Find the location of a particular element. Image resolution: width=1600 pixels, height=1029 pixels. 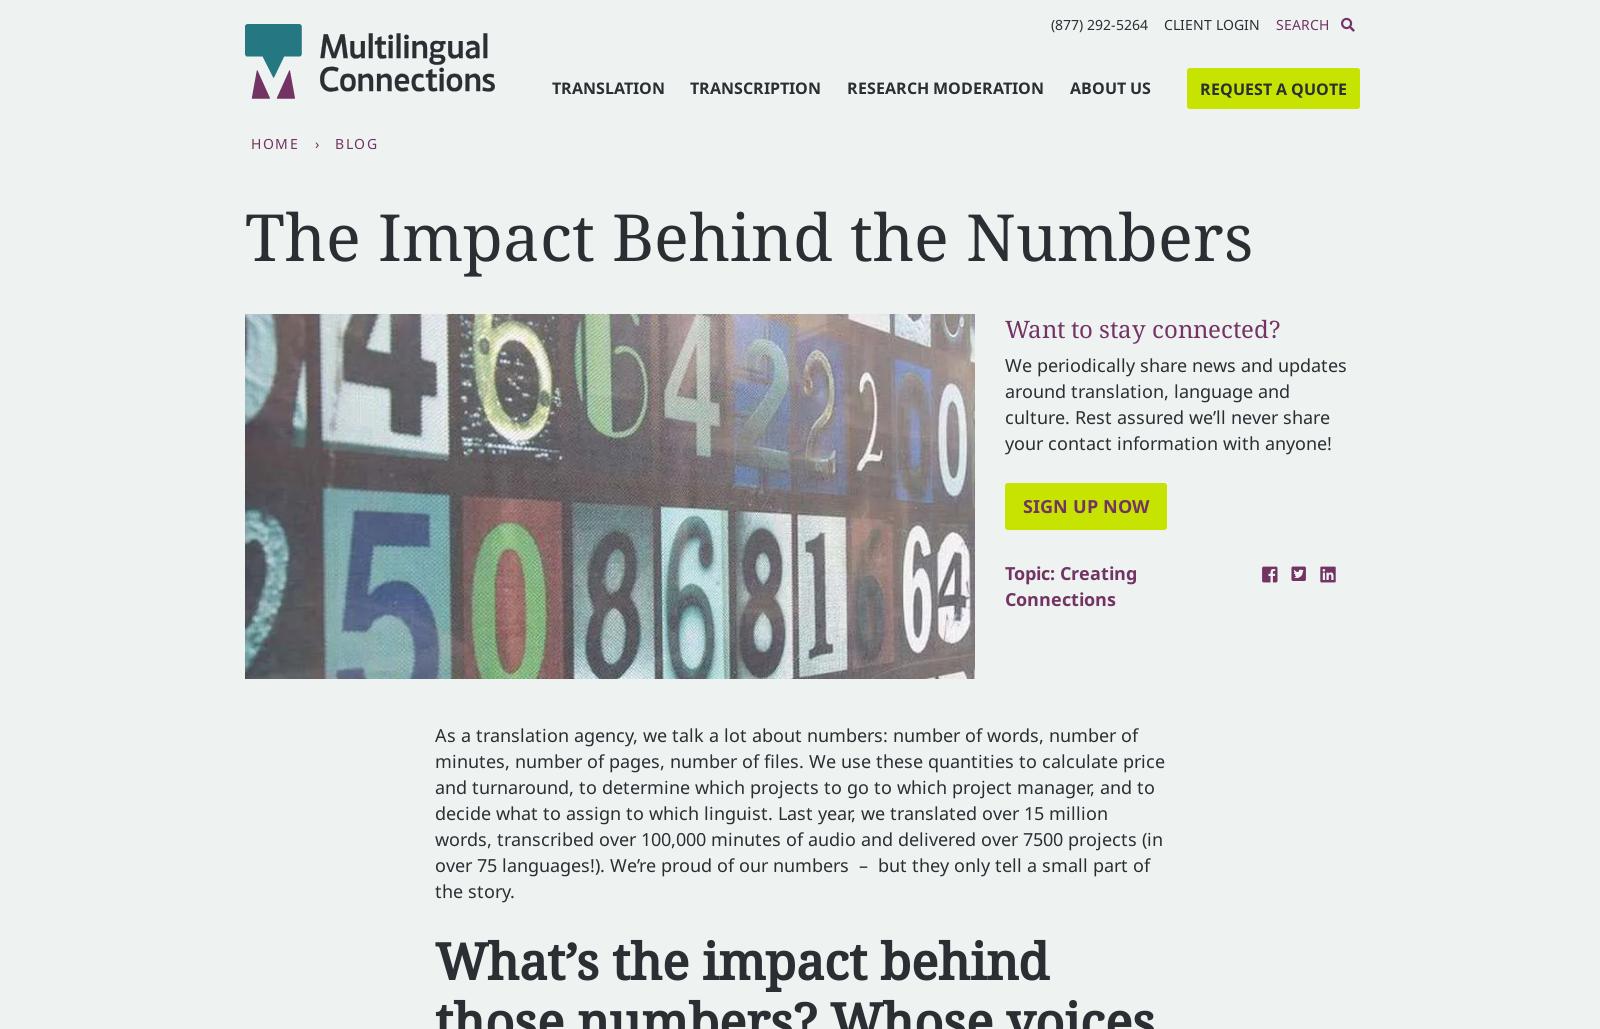

'Last name' is located at coordinates (611, 437).